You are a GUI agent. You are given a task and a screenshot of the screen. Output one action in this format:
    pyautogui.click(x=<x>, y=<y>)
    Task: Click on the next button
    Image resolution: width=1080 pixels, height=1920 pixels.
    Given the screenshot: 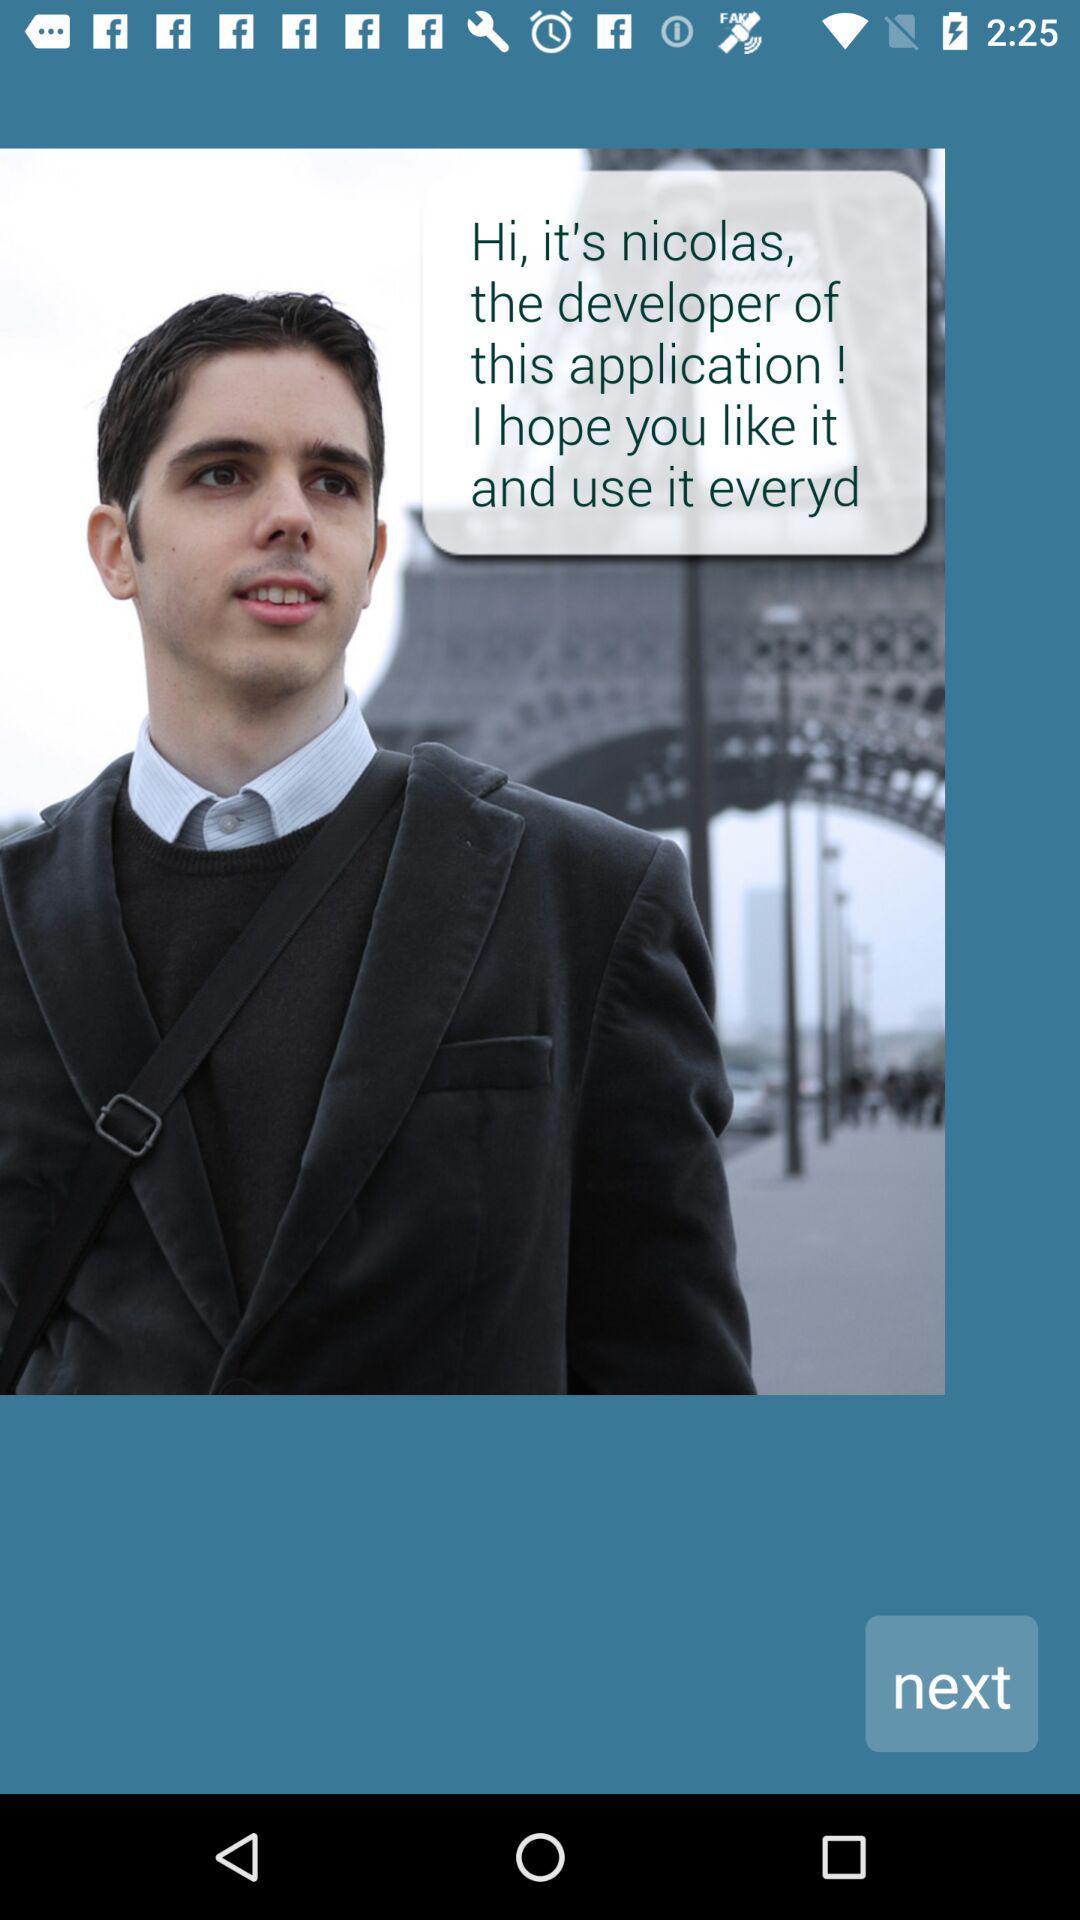 What is the action you would take?
    pyautogui.click(x=950, y=1682)
    